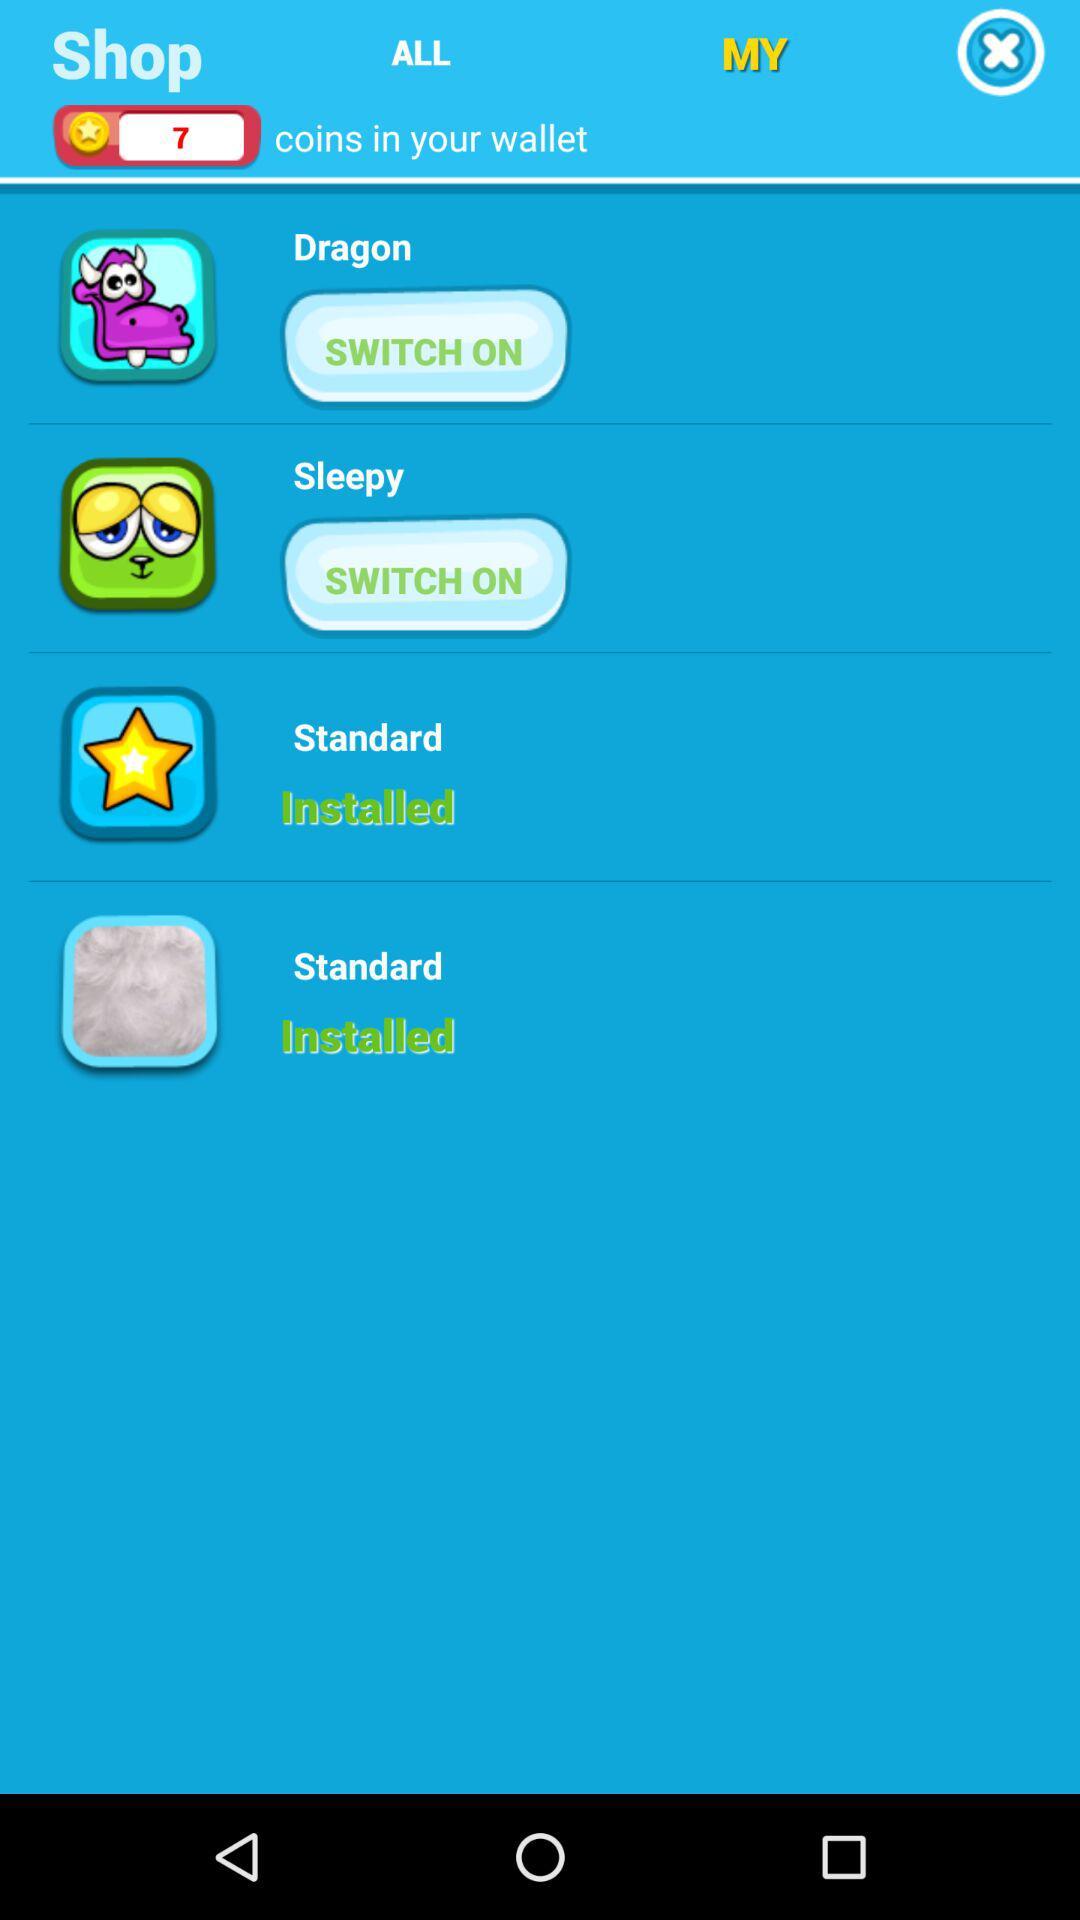 Image resolution: width=1080 pixels, height=1920 pixels. Describe the element at coordinates (754, 52) in the screenshot. I see `my icon` at that location.